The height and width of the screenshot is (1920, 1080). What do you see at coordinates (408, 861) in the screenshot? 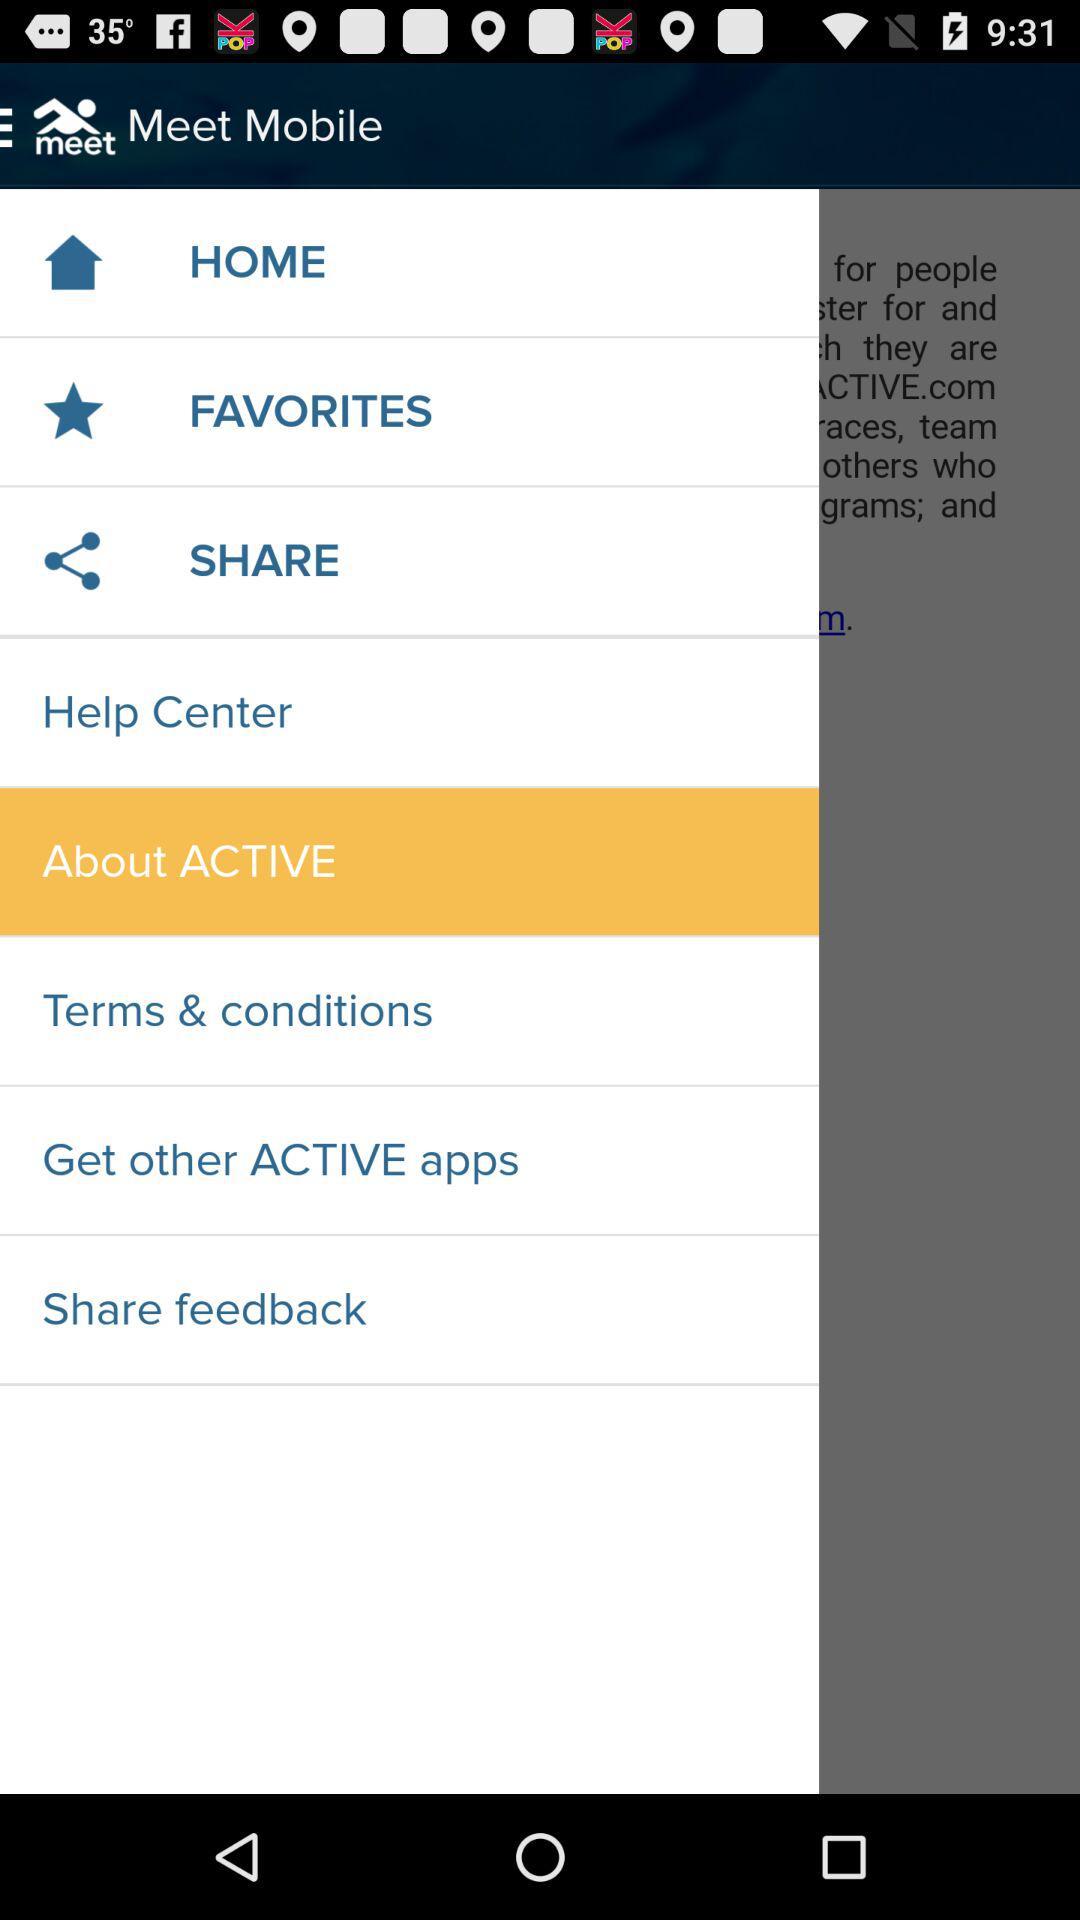
I see `about active icon` at bounding box center [408, 861].